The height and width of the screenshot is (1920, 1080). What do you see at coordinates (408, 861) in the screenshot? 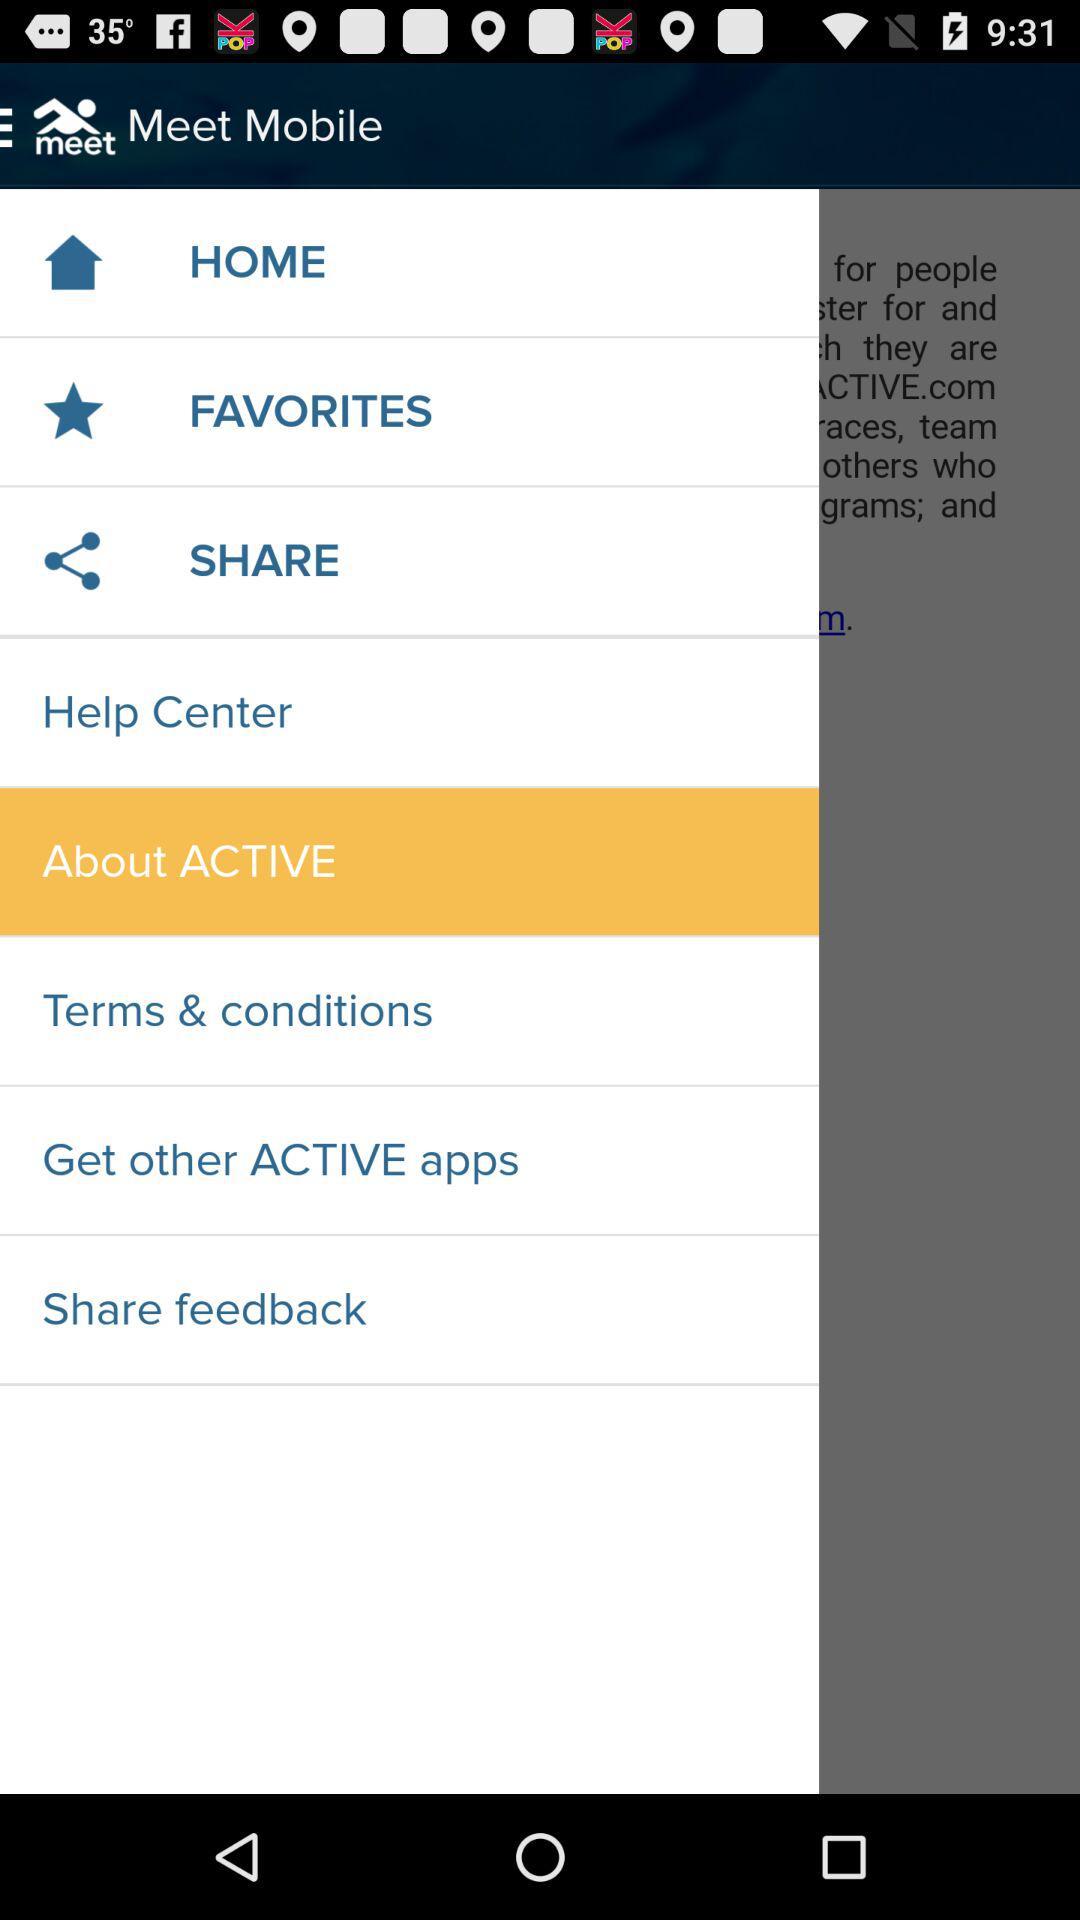
I see `about active icon` at bounding box center [408, 861].